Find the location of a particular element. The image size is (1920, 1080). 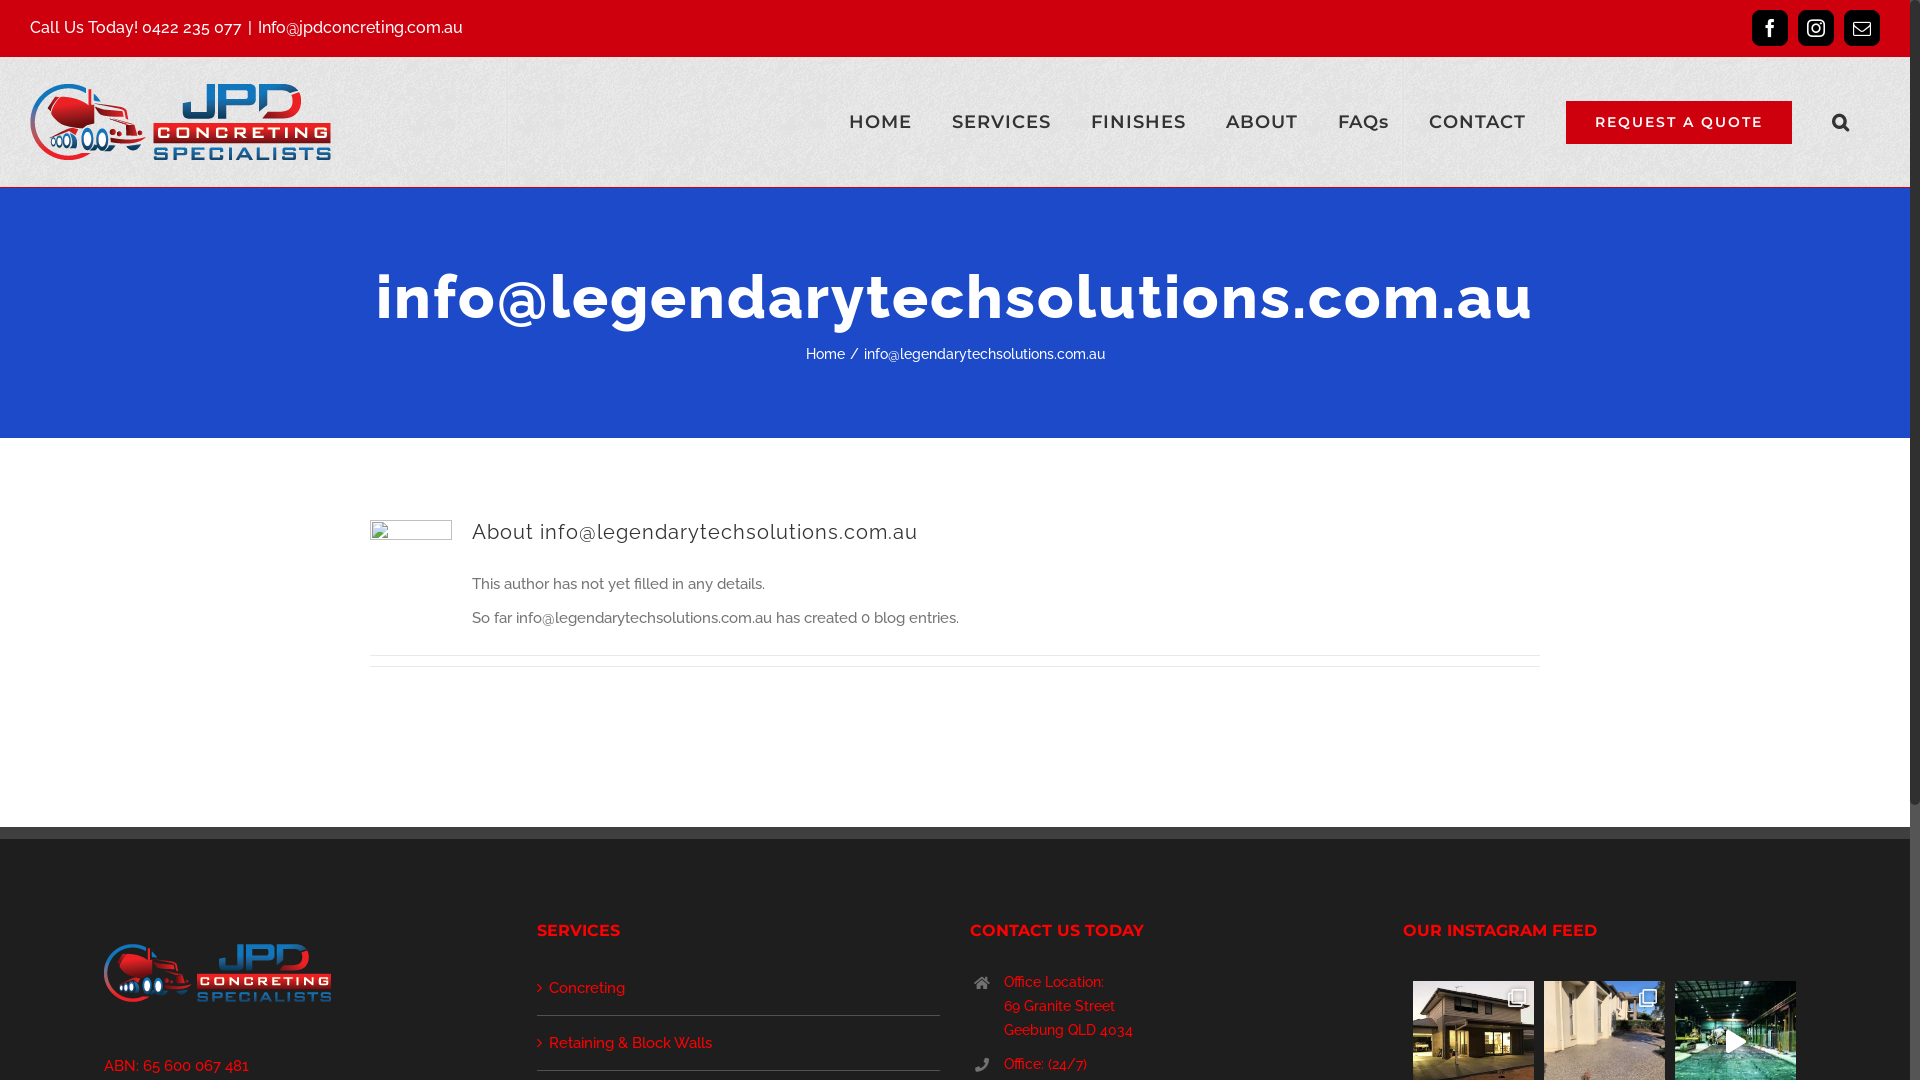

'FINISHES' is located at coordinates (1079, 122).